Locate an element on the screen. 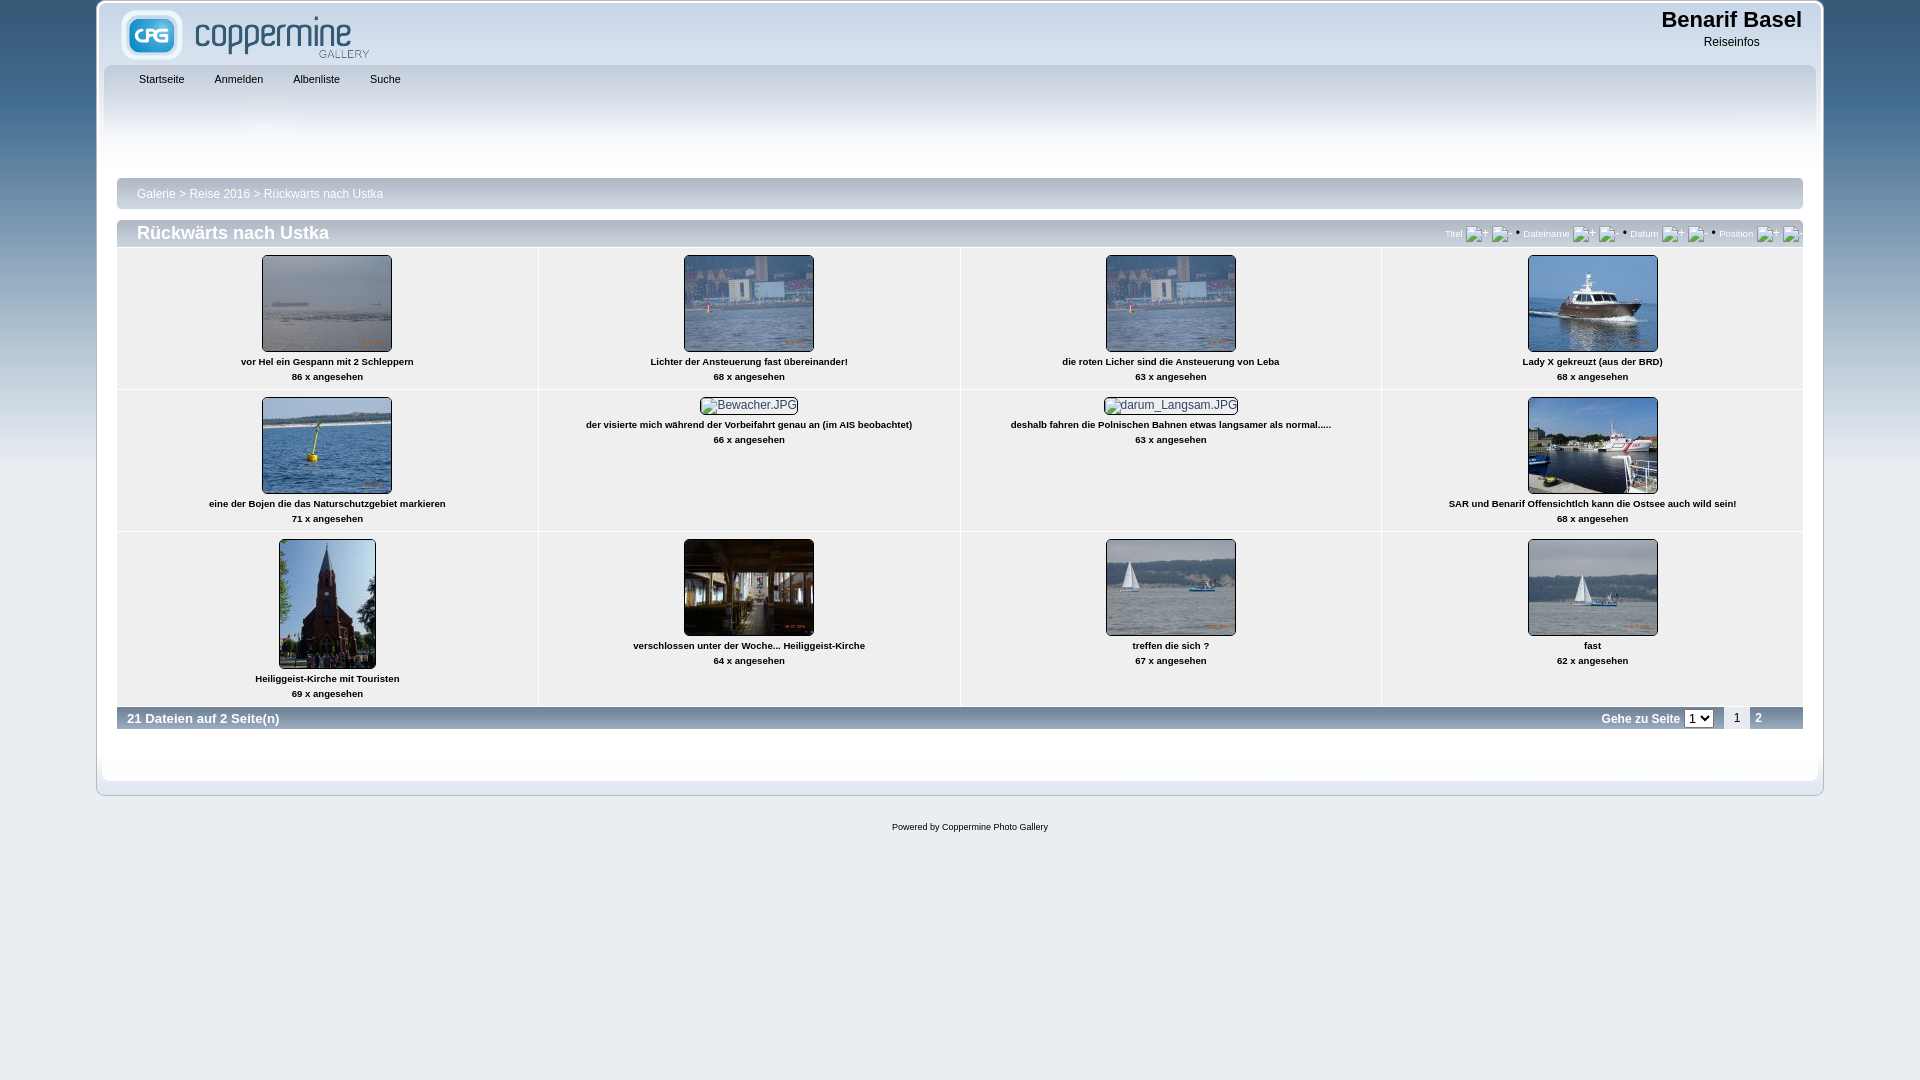  'Absteigend nach Position sortieren' is located at coordinates (1793, 231).